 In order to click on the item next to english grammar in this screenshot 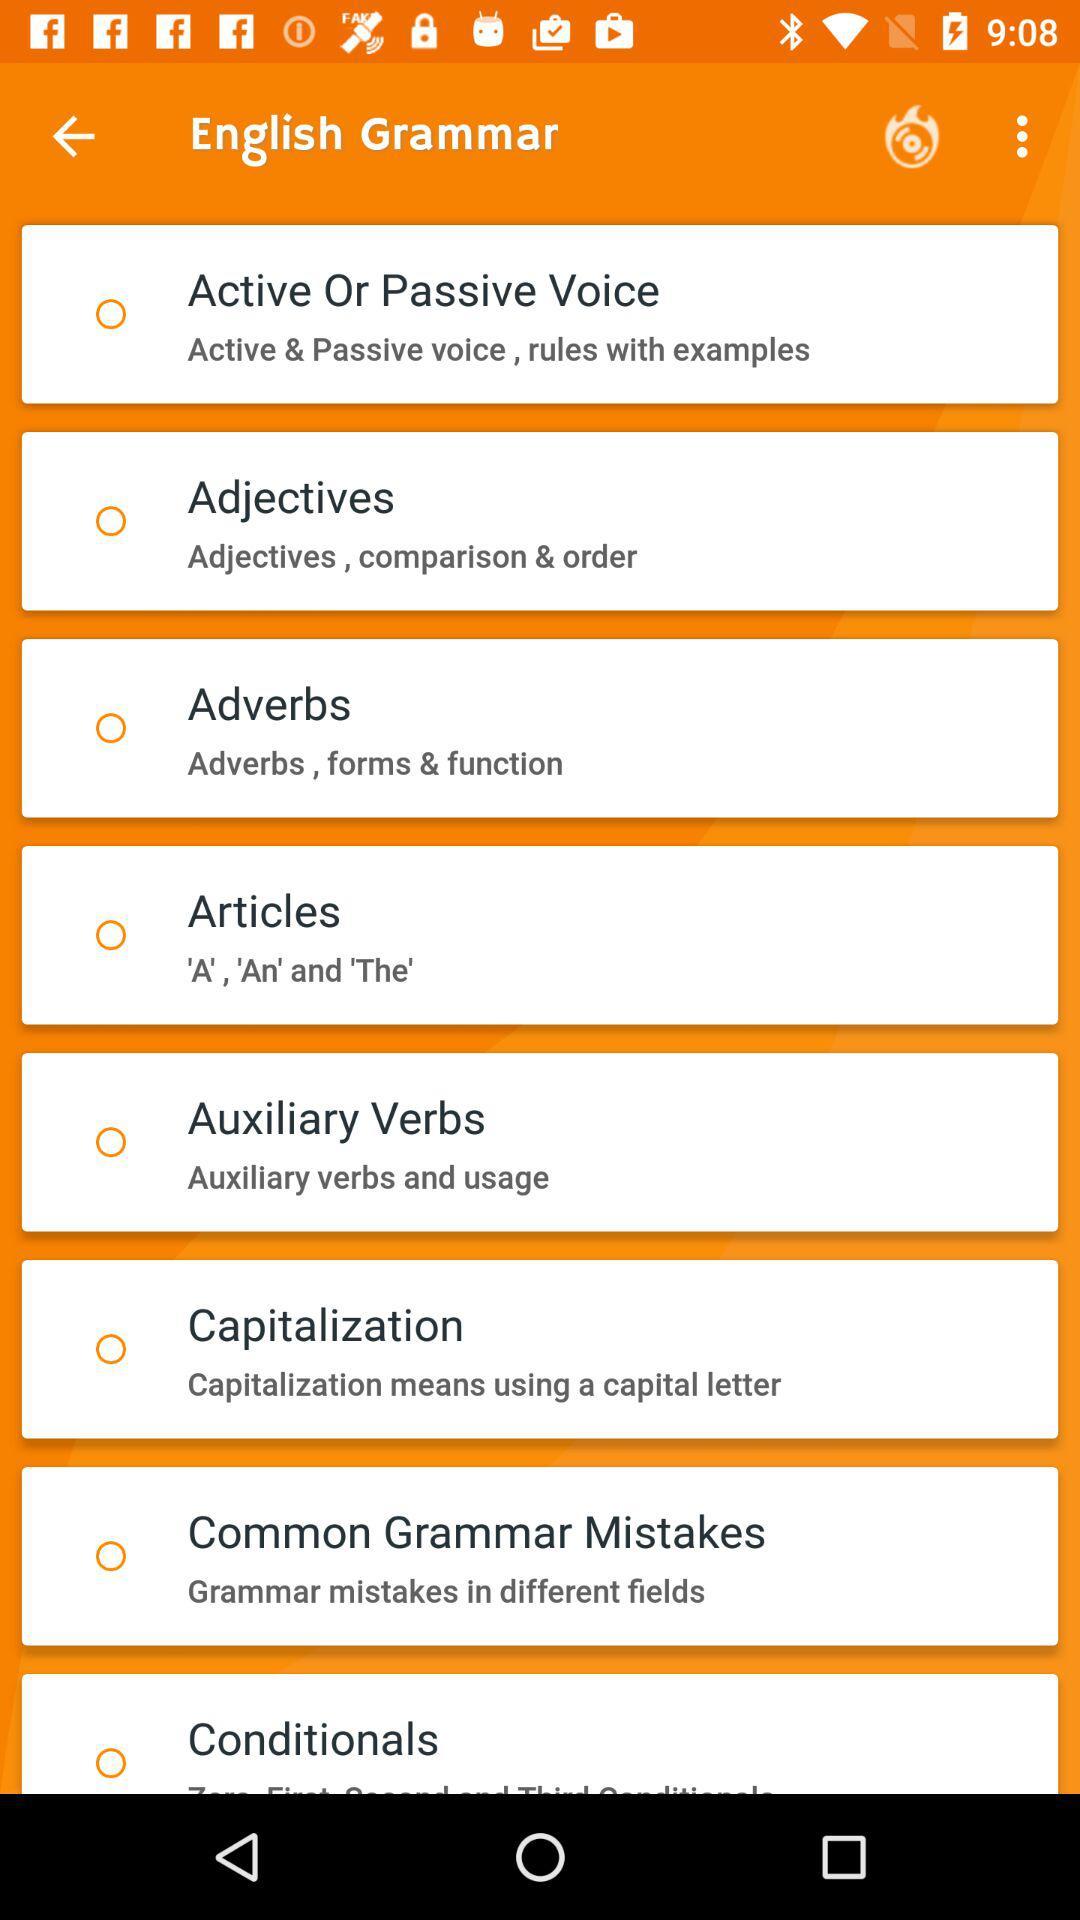, I will do `click(911, 135)`.